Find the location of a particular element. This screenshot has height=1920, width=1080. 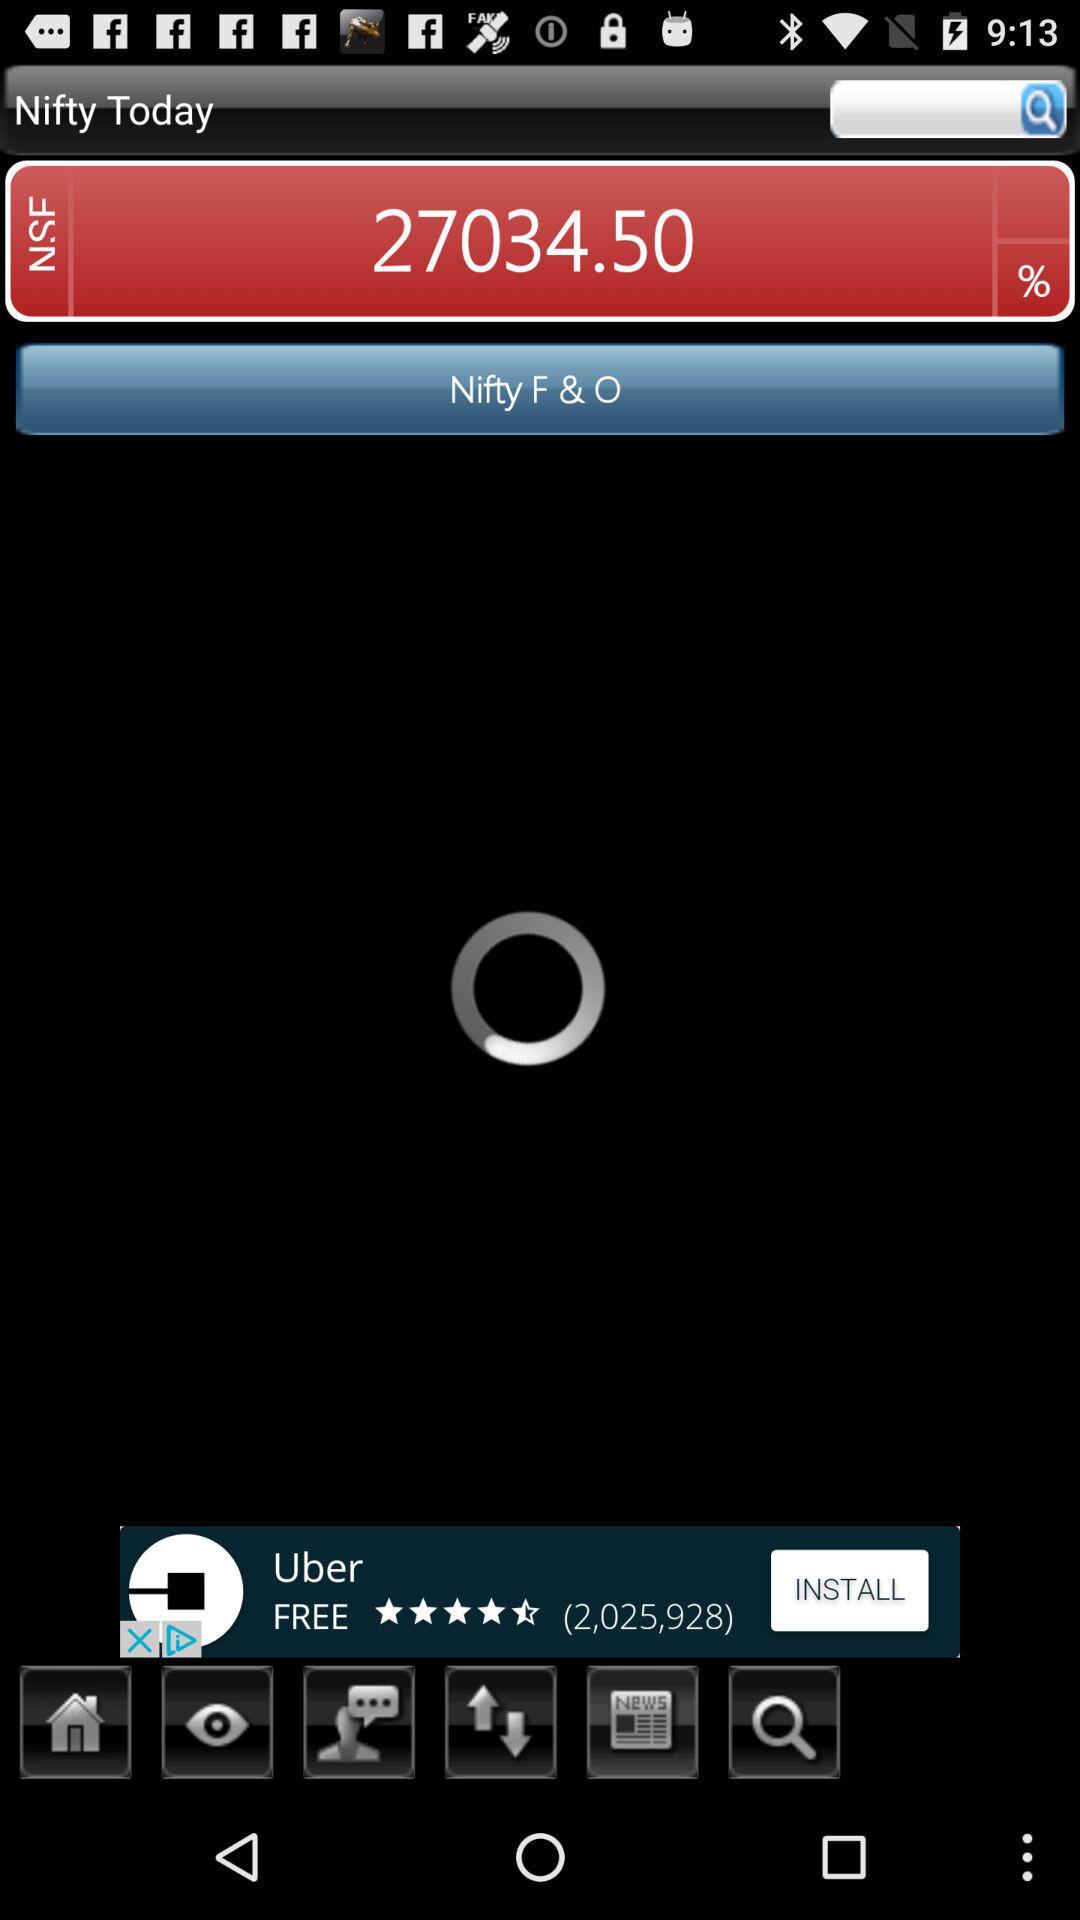

search option is located at coordinates (783, 1727).